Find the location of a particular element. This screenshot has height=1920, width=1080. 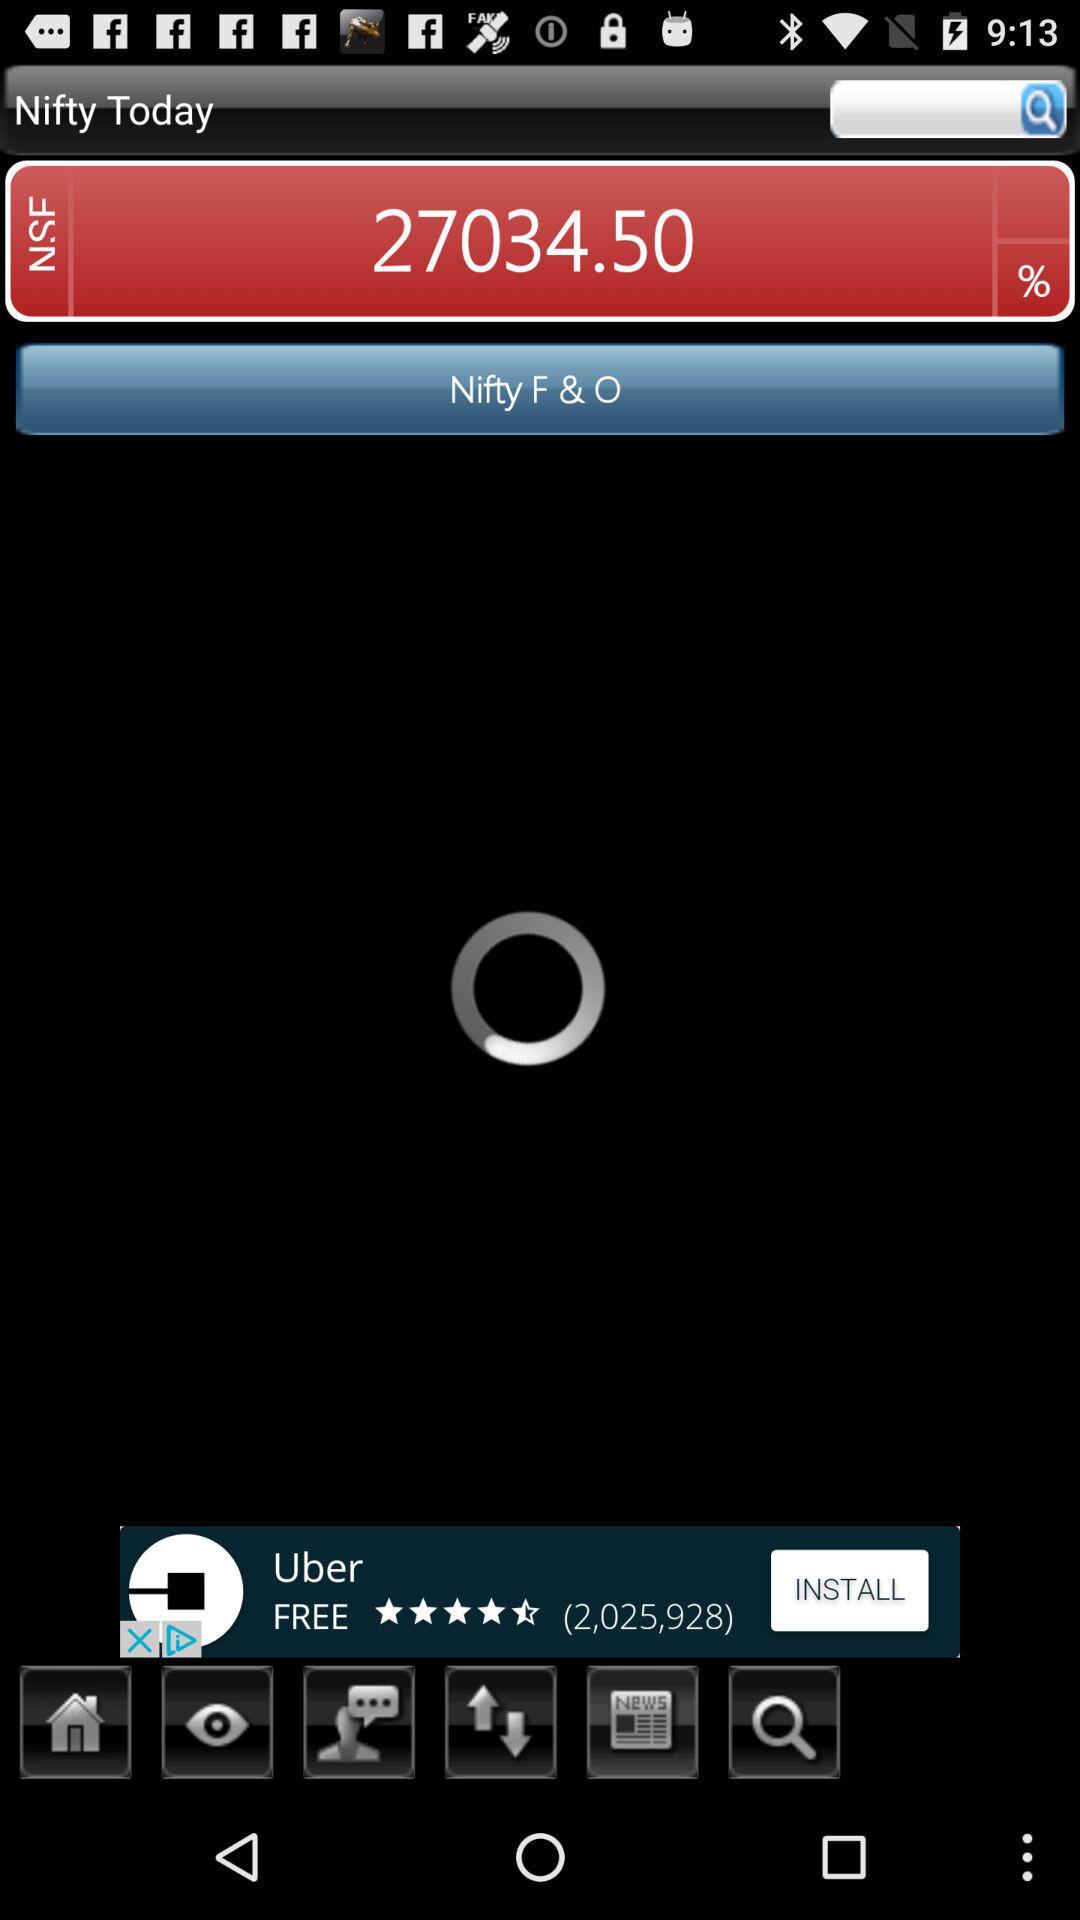

search option is located at coordinates (783, 1727).